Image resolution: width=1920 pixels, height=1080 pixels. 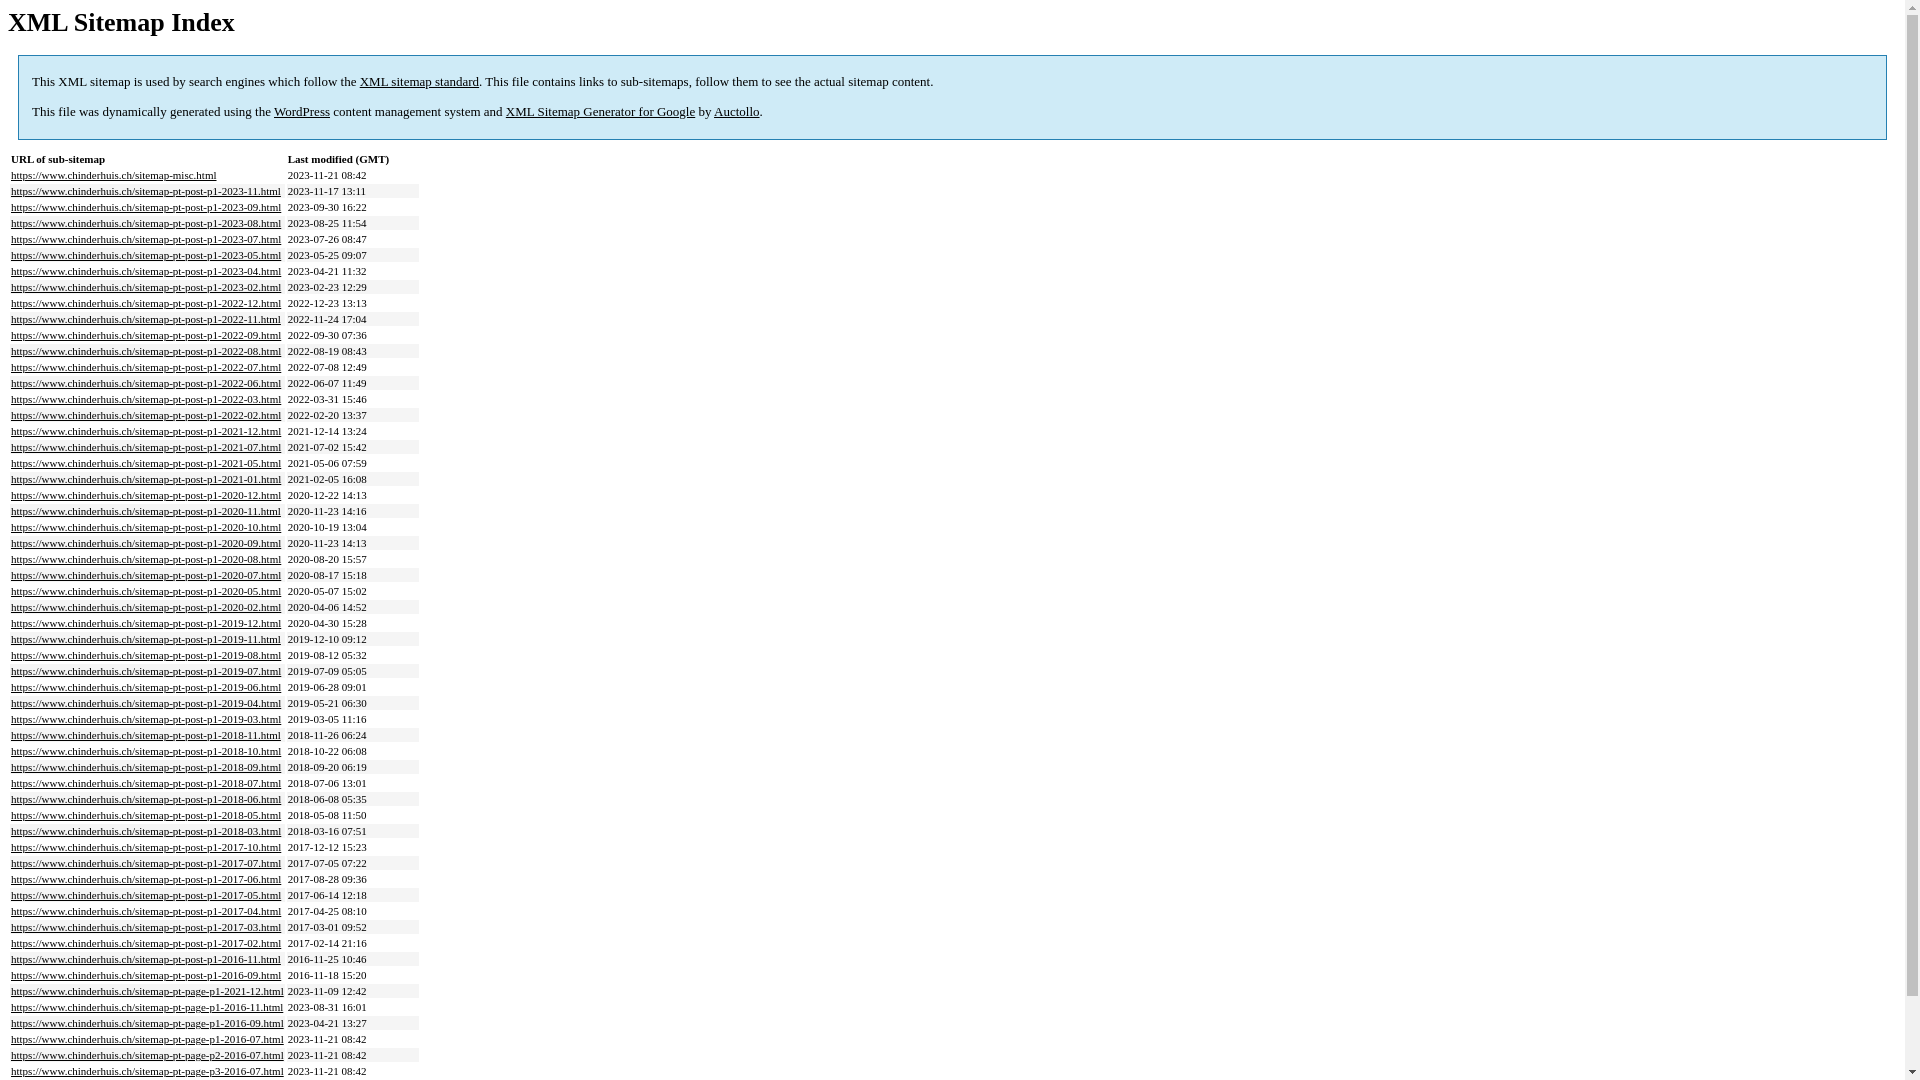 I want to click on 'https://www.chinderhuis.ch/sitemap-pt-post-p1-2022-11.html', so click(x=10, y=318).